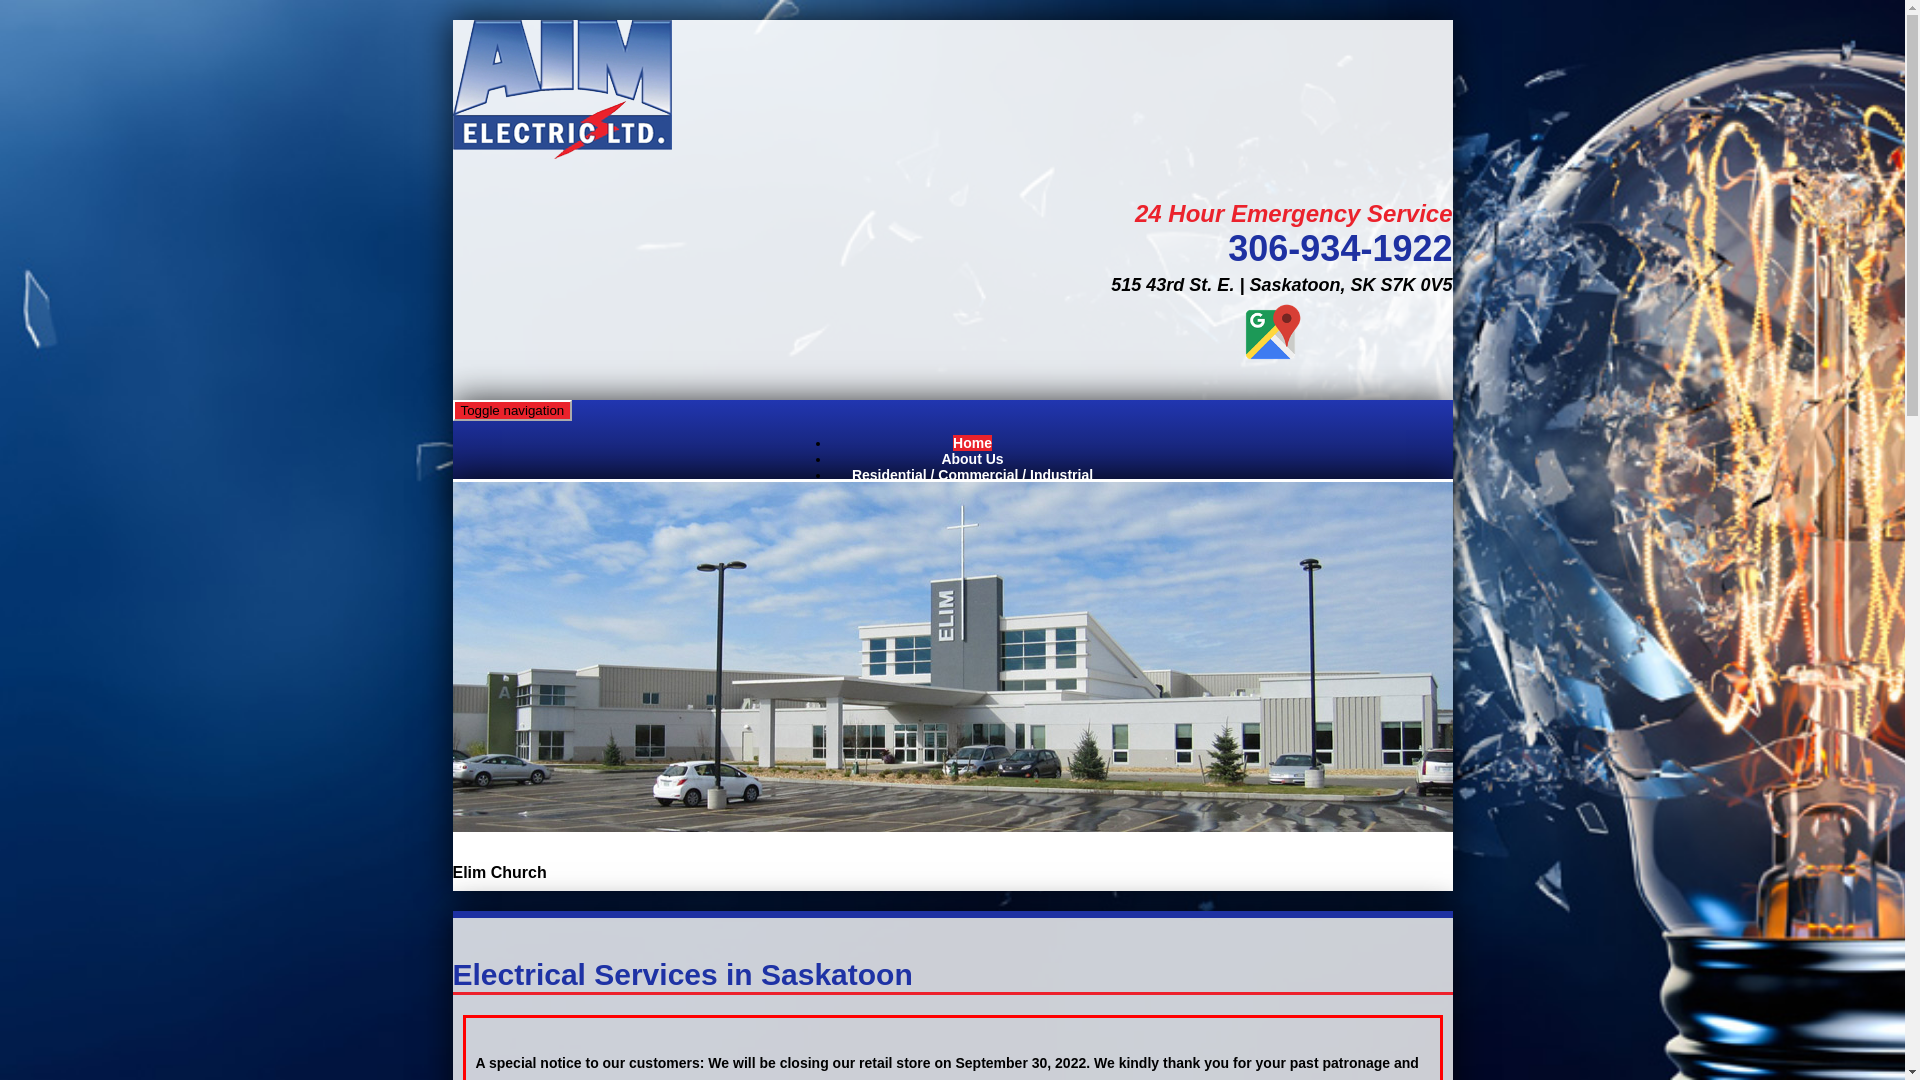 Image resolution: width=1920 pixels, height=1080 pixels. I want to click on 'Aim Electric Ltd  (Saskatoon), Electrician, Saskatoon, SK', so click(1376, 339).